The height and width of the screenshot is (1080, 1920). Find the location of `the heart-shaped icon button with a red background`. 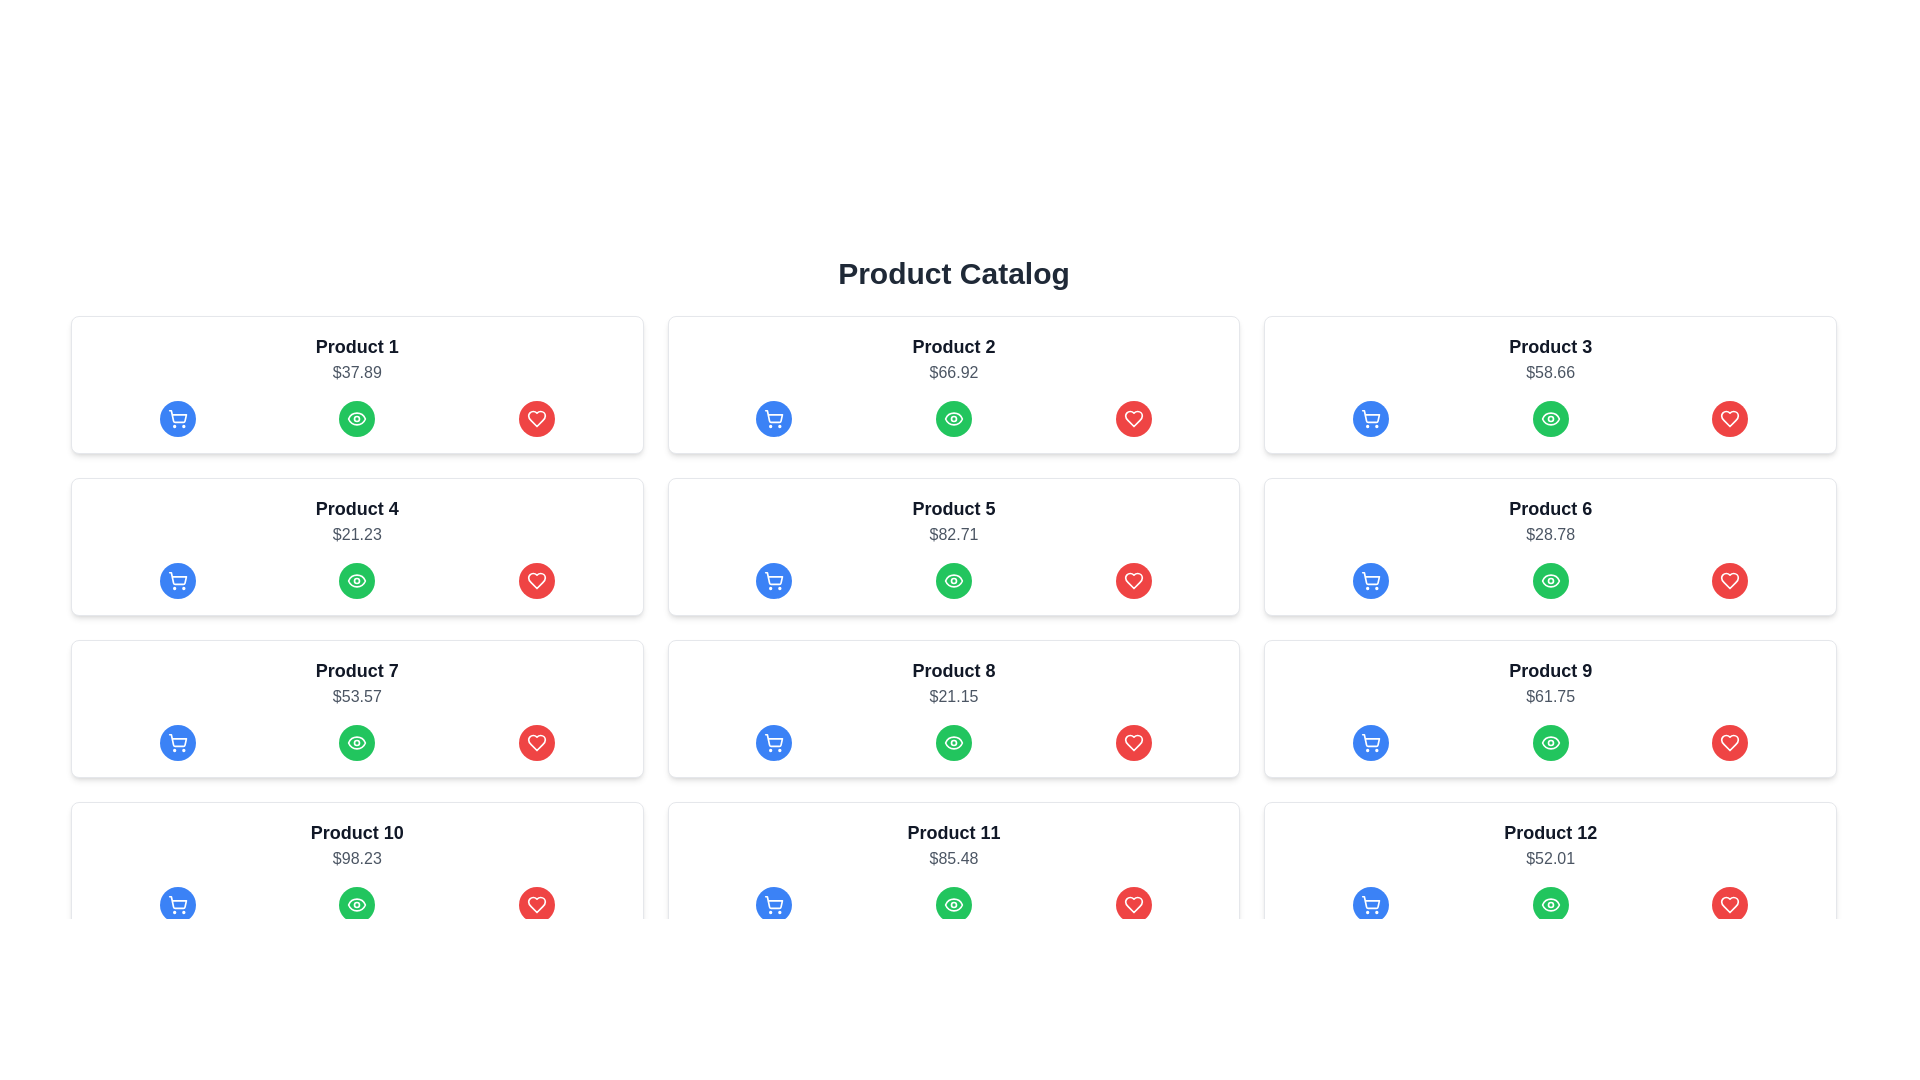

the heart-shaped icon button with a red background is located at coordinates (1133, 581).